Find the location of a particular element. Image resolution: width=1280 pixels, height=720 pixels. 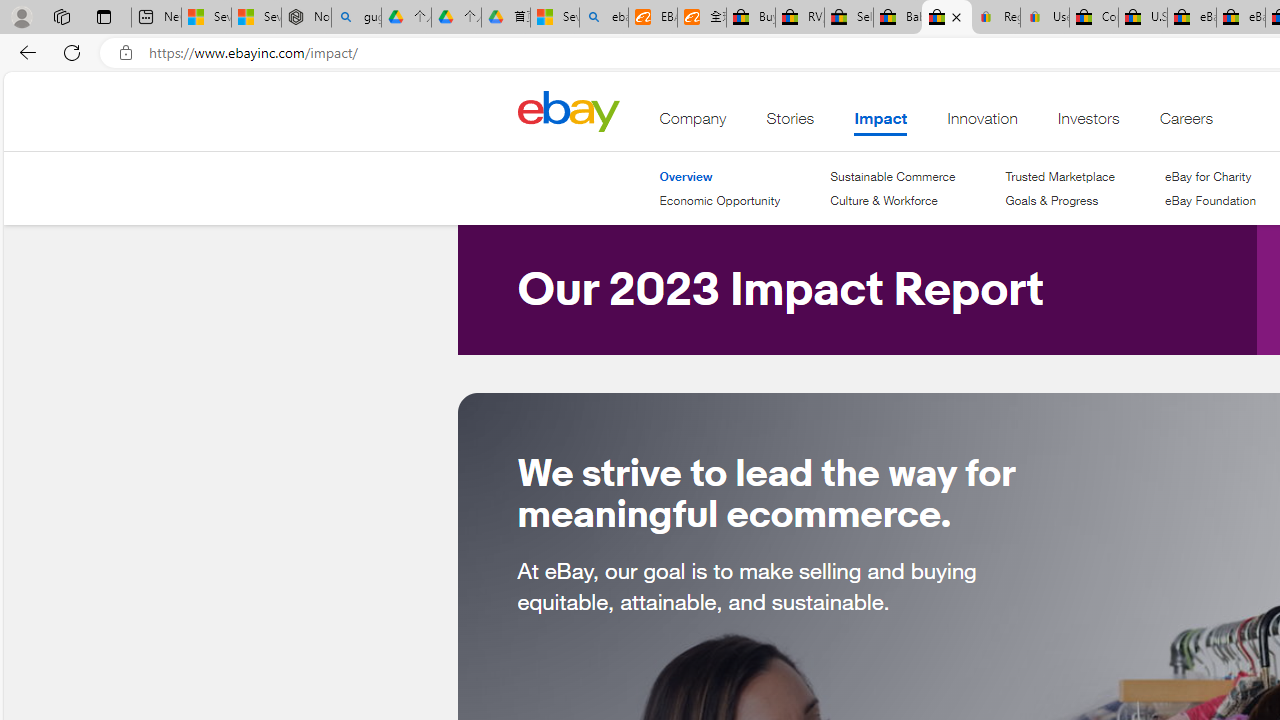

'Personal Profile' is located at coordinates (21, 16).